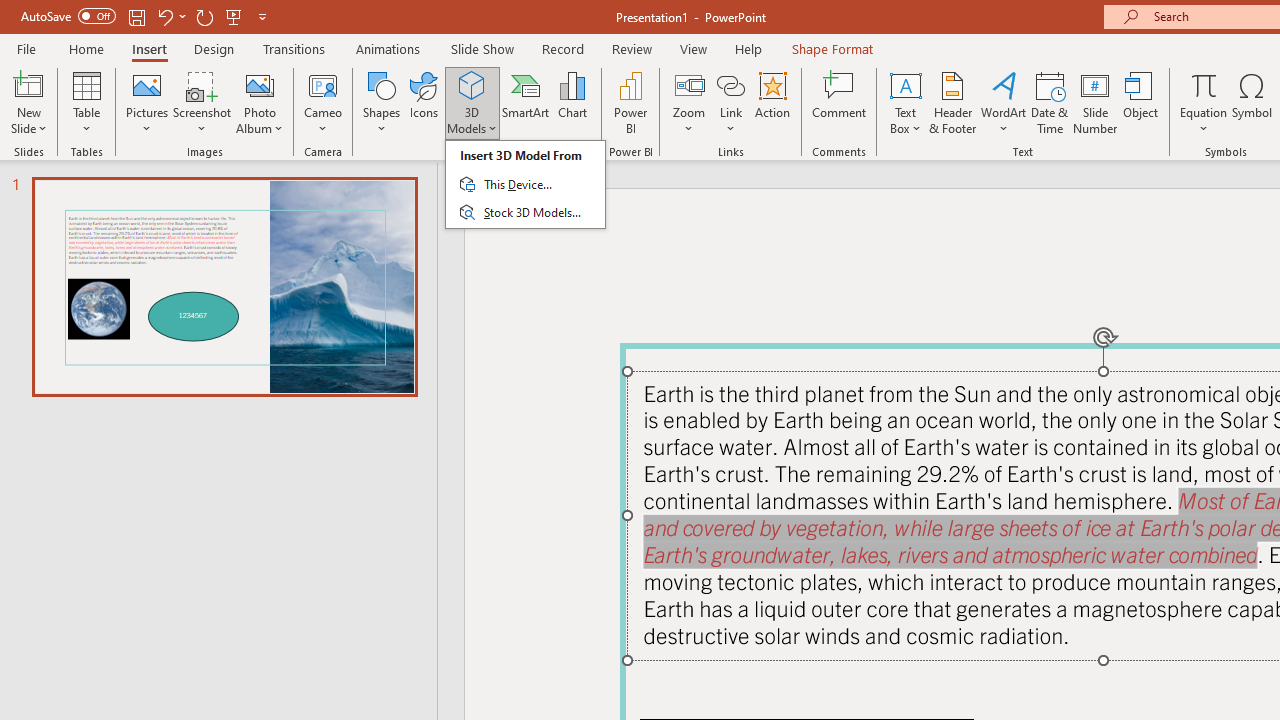 This screenshot has height=720, width=1280. I want to click on 'Power BI', so click(630, 103).